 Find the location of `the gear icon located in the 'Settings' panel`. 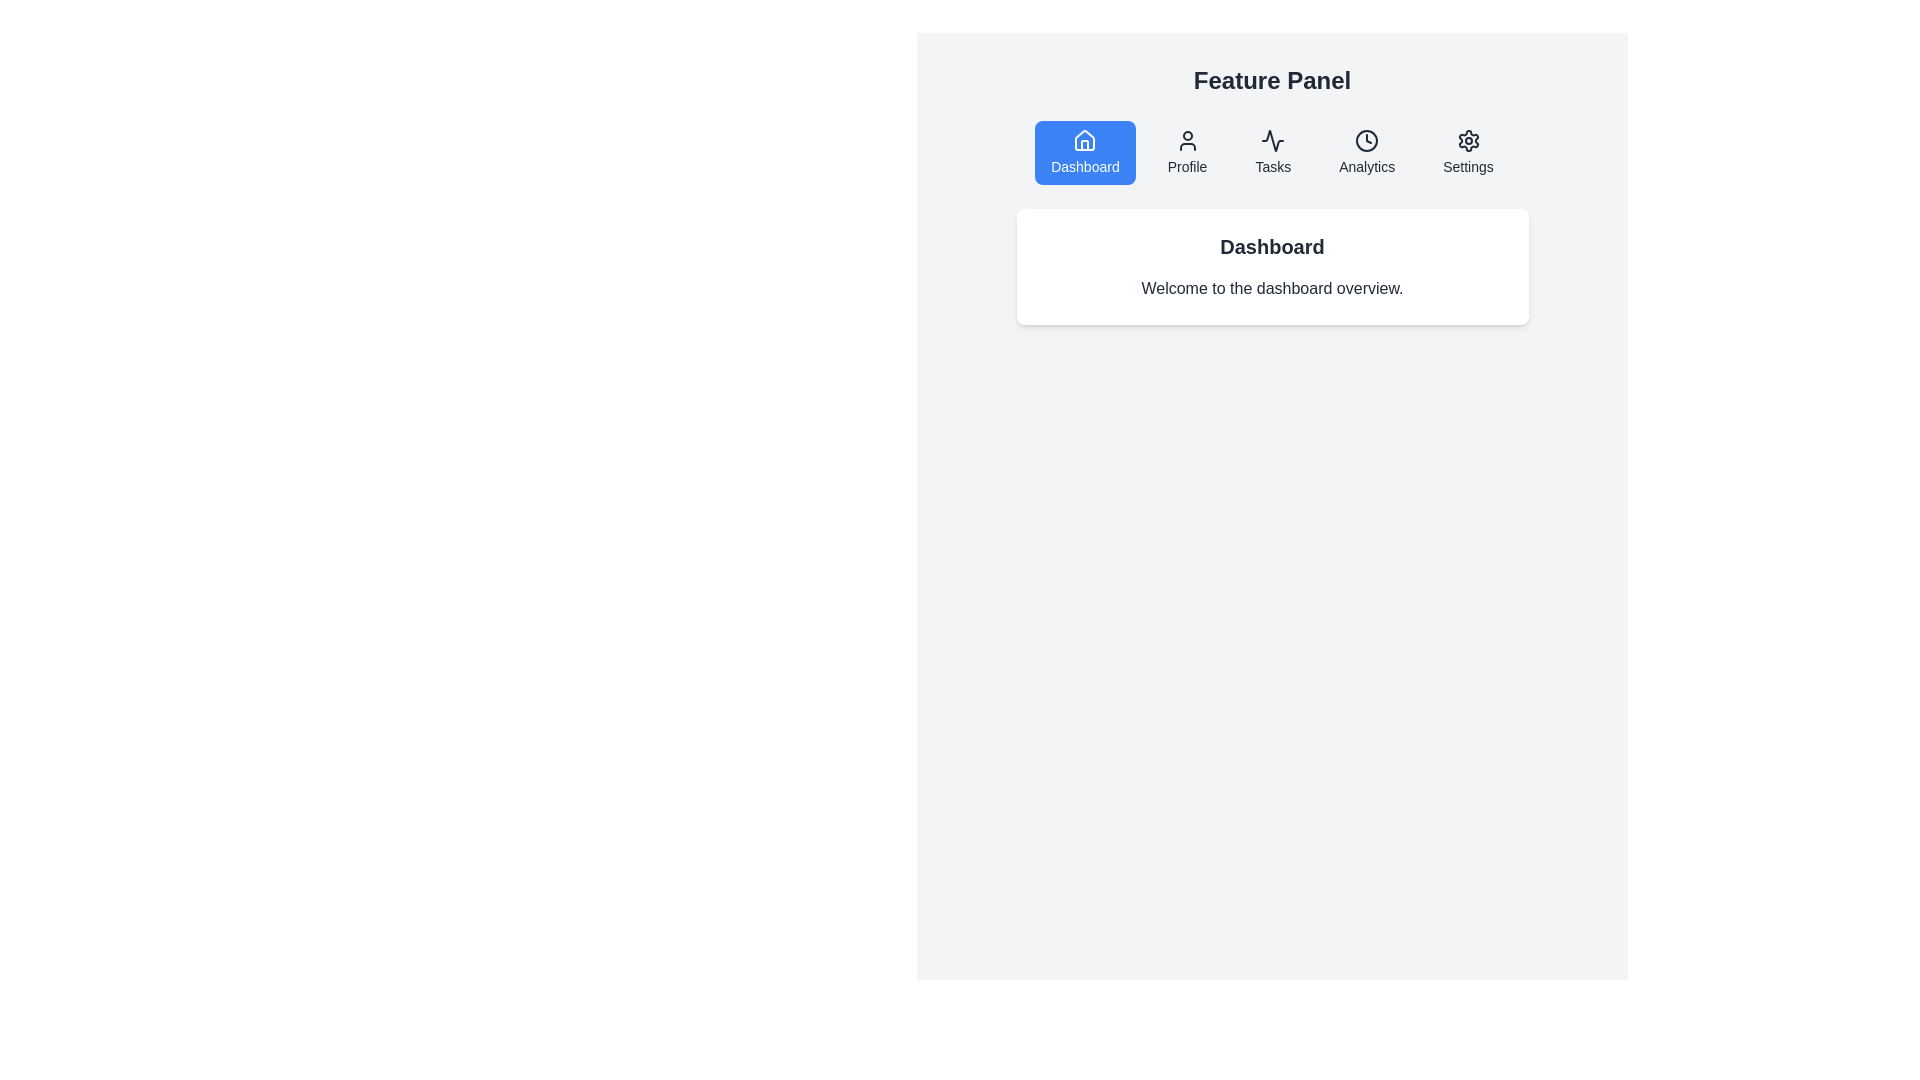

the gear icon located in the 'Settings' panel is located at coordinates (1468, 140).